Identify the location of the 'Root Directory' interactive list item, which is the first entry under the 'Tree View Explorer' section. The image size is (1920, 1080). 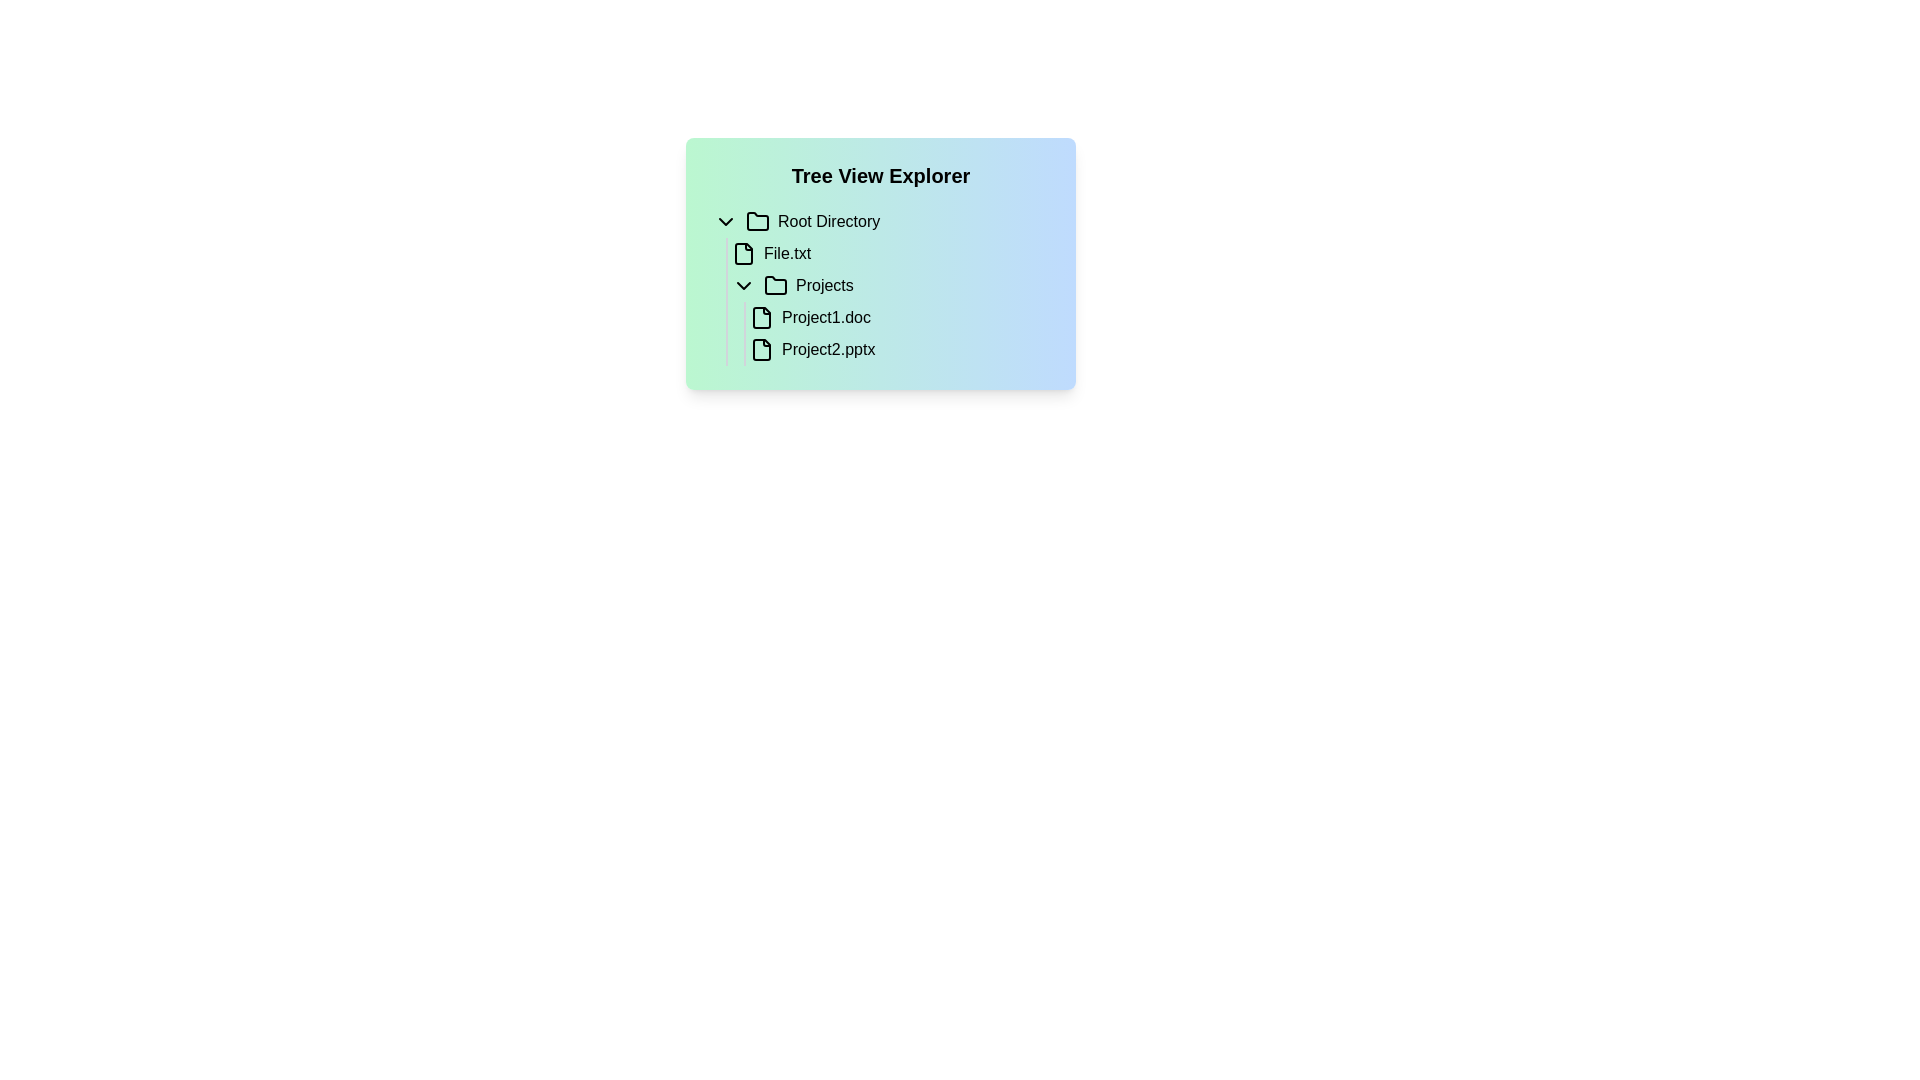
(880, 222).